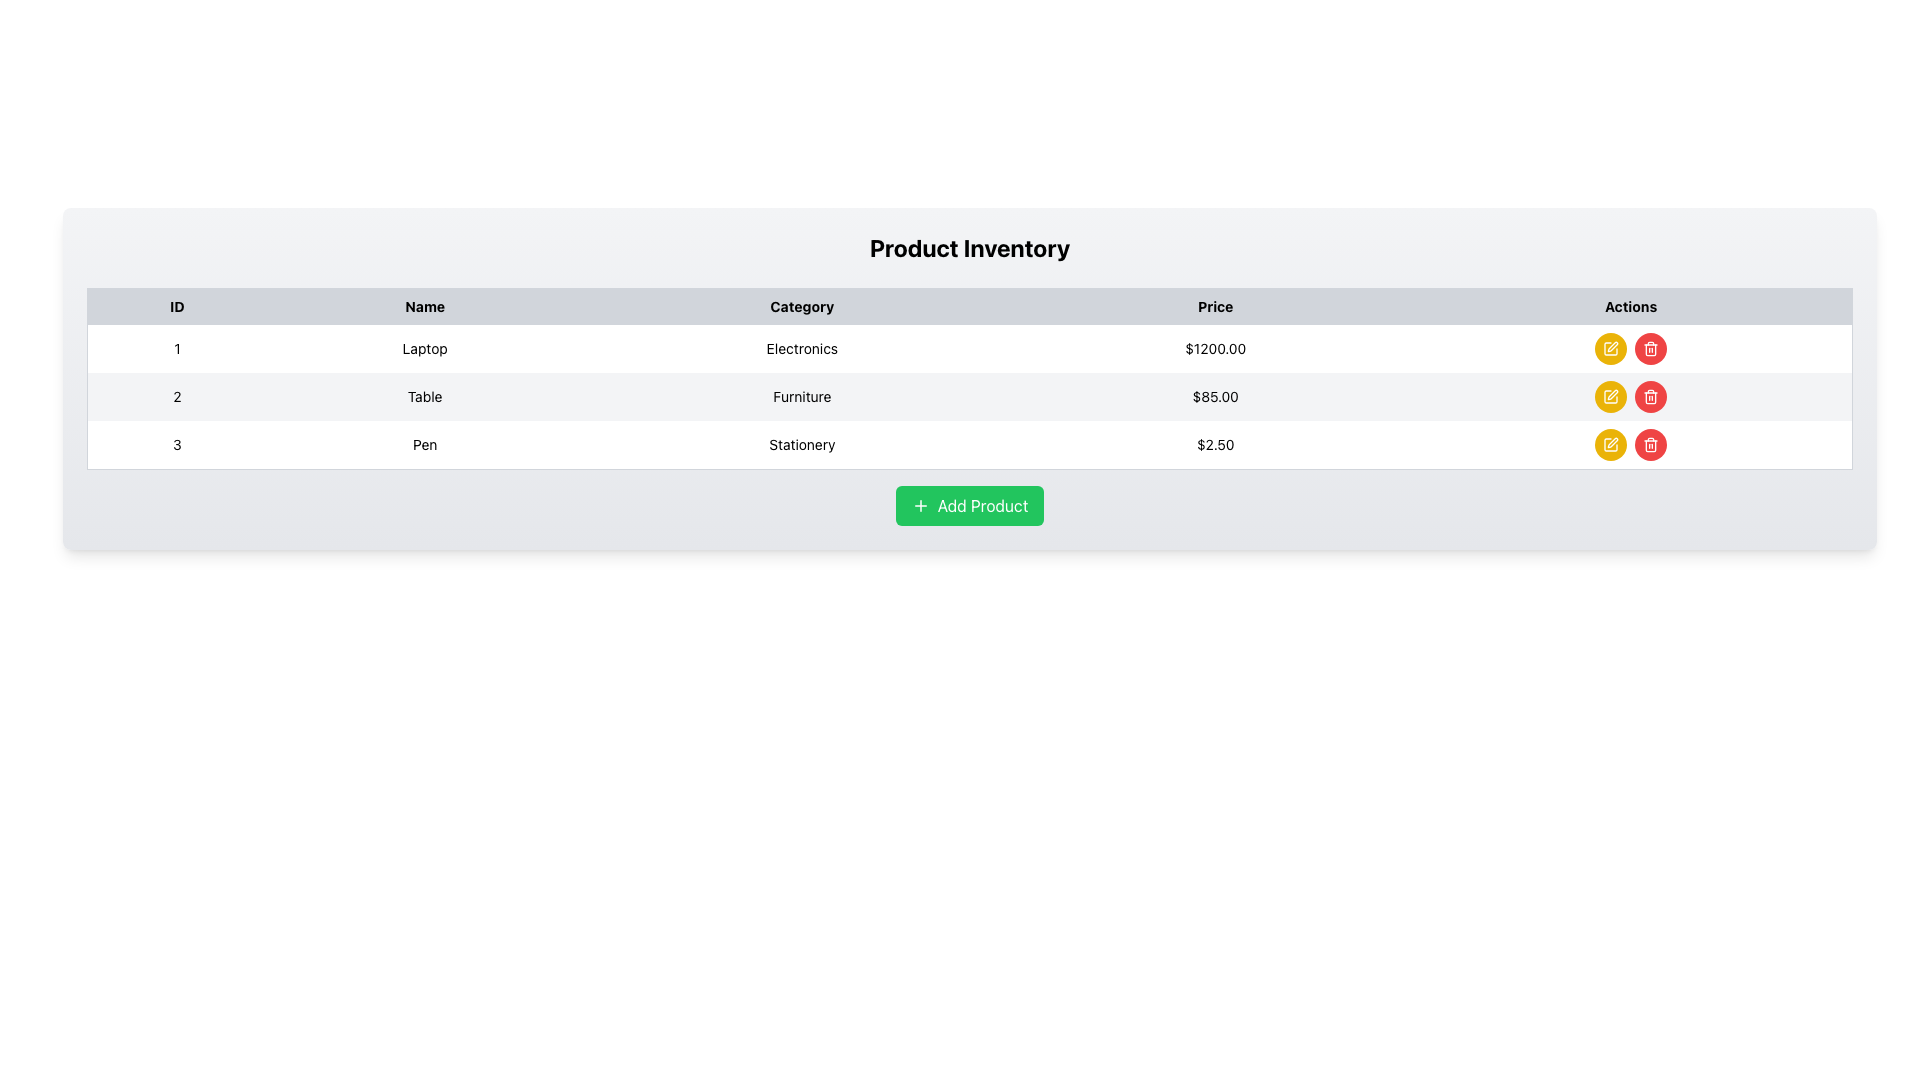 The height and width of the screenshot is (1080, 1920). Describe the element at coordinates (177, 444) in the screenshot. I see `the Static Text Label displaying the number '3' in the ID column of the third row in the tabular layout` at that location.